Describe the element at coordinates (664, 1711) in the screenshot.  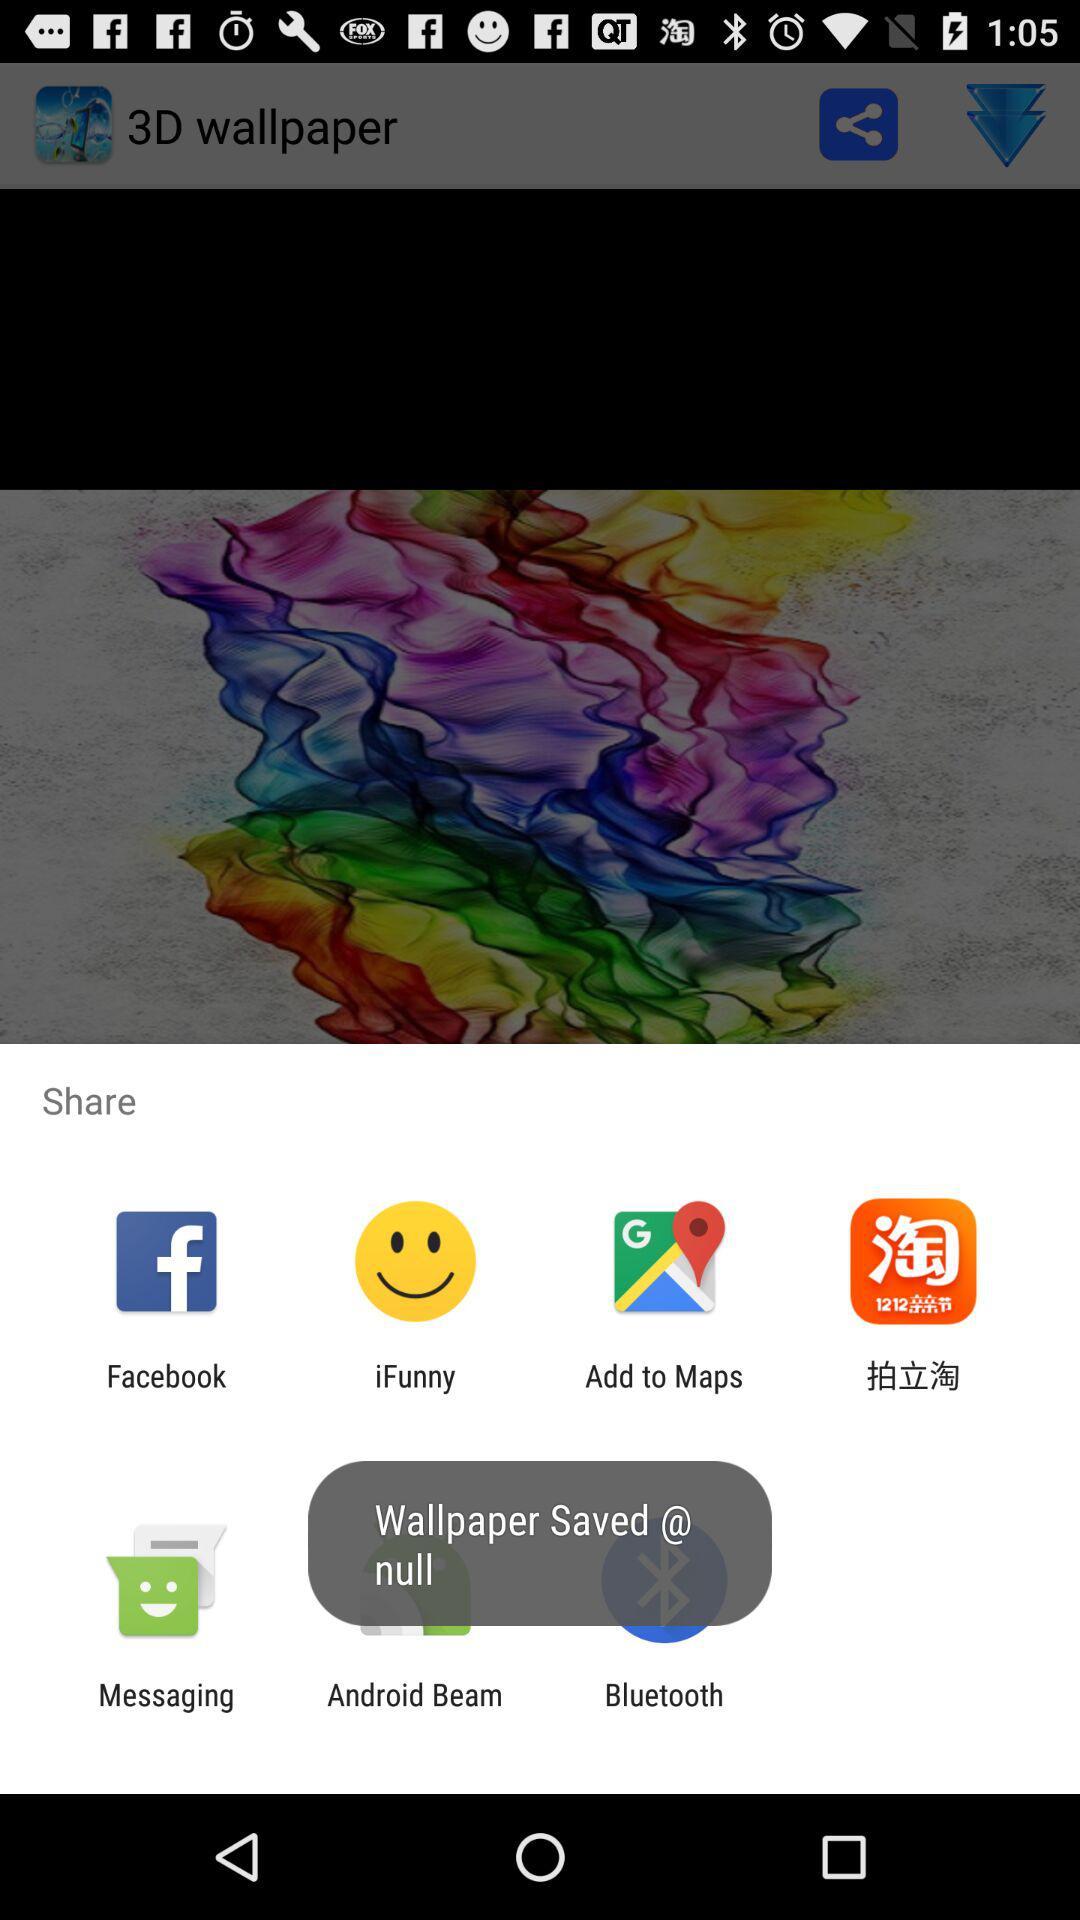
I see `the bluetooth` at that location.